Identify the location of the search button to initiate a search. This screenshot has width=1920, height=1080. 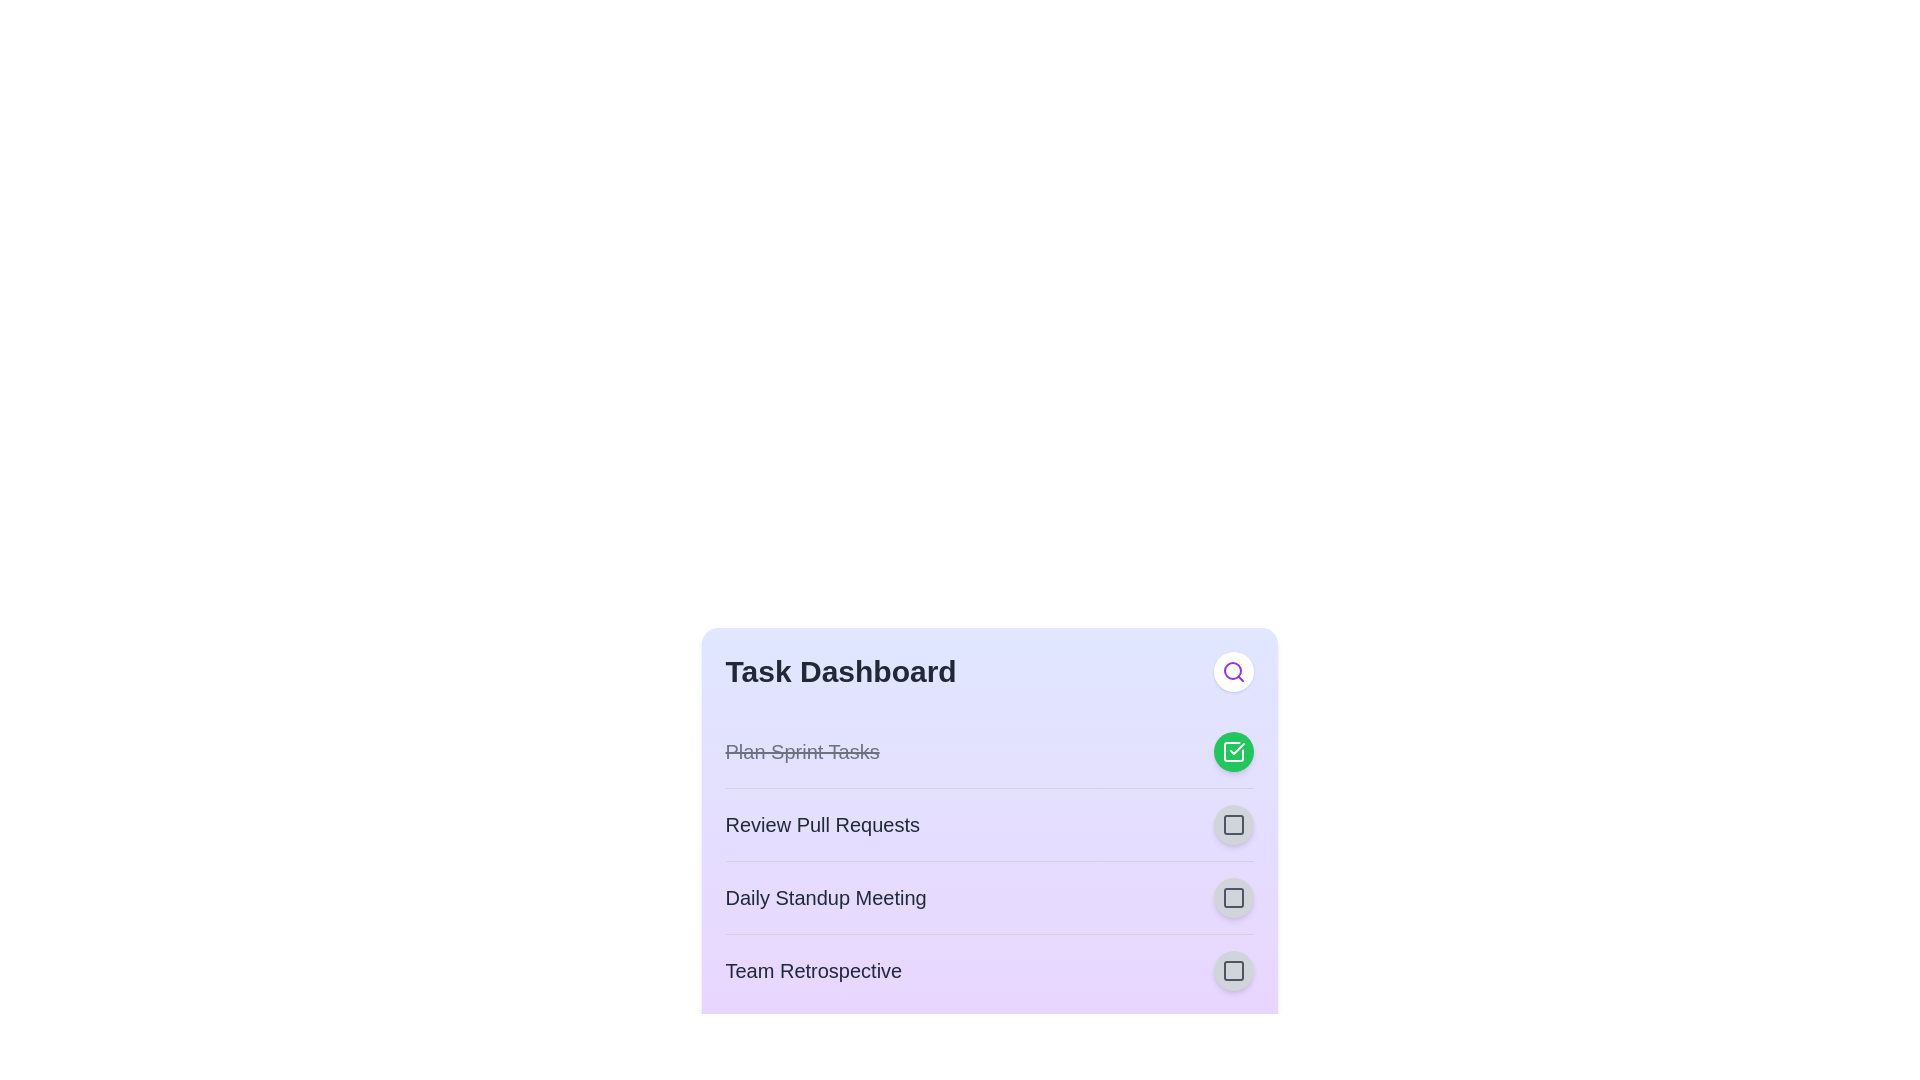
(1232, 671).